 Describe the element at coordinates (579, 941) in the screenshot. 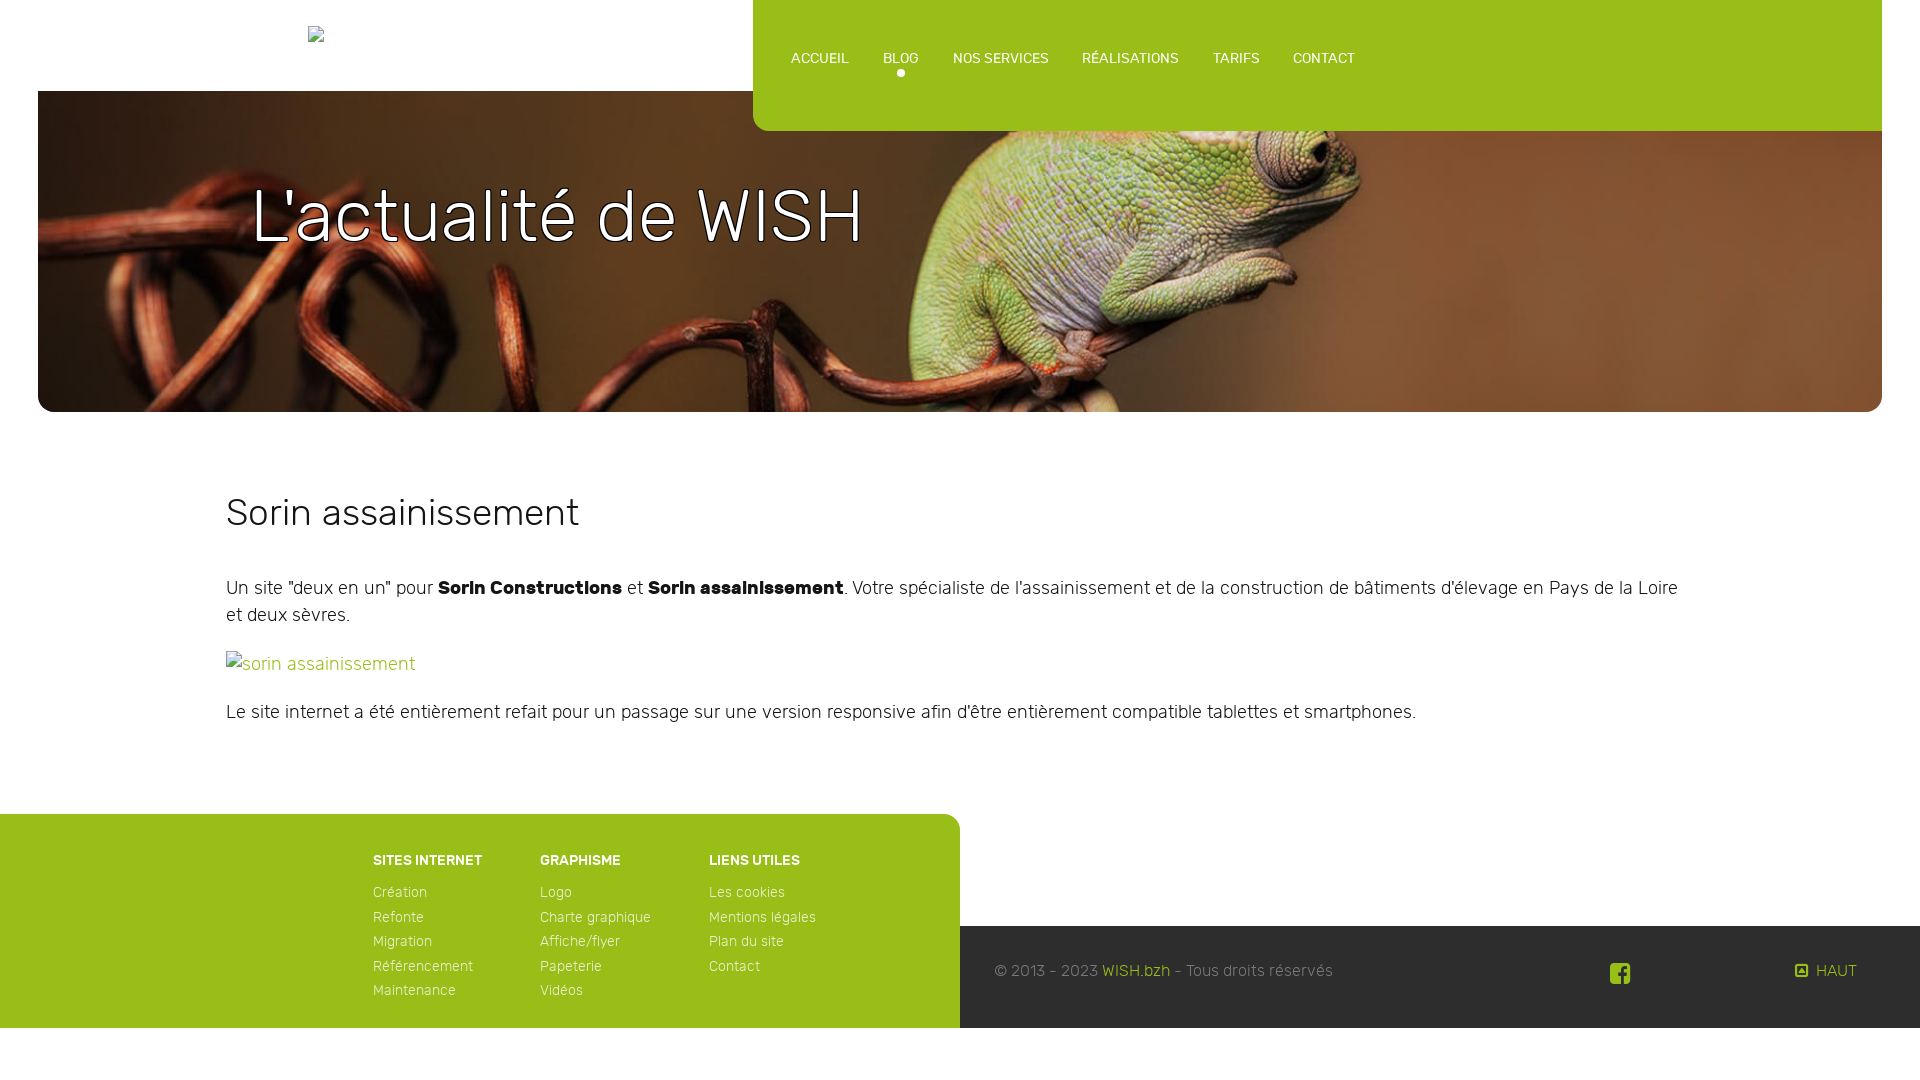

I see `'Affiche/flyer'` at that location.